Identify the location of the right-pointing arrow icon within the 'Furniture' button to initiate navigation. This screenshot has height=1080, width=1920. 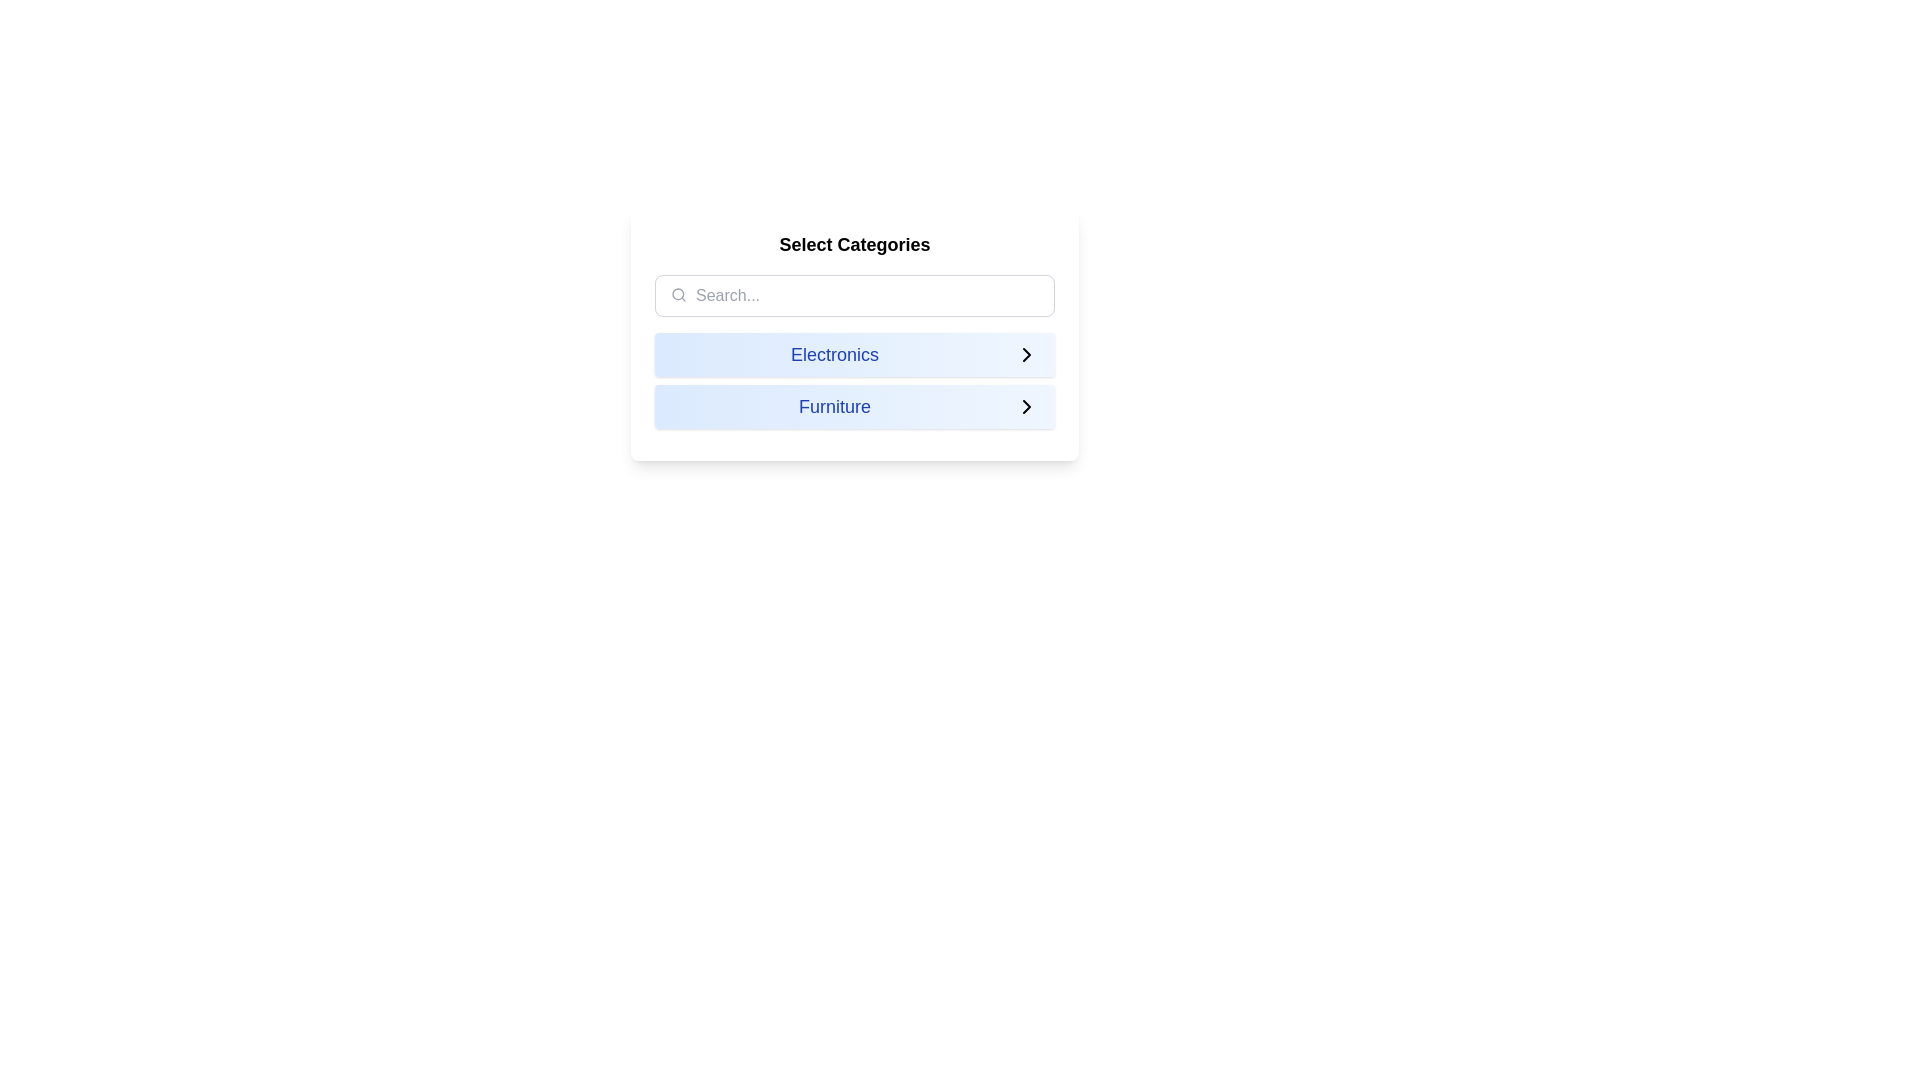
(1027, 406).